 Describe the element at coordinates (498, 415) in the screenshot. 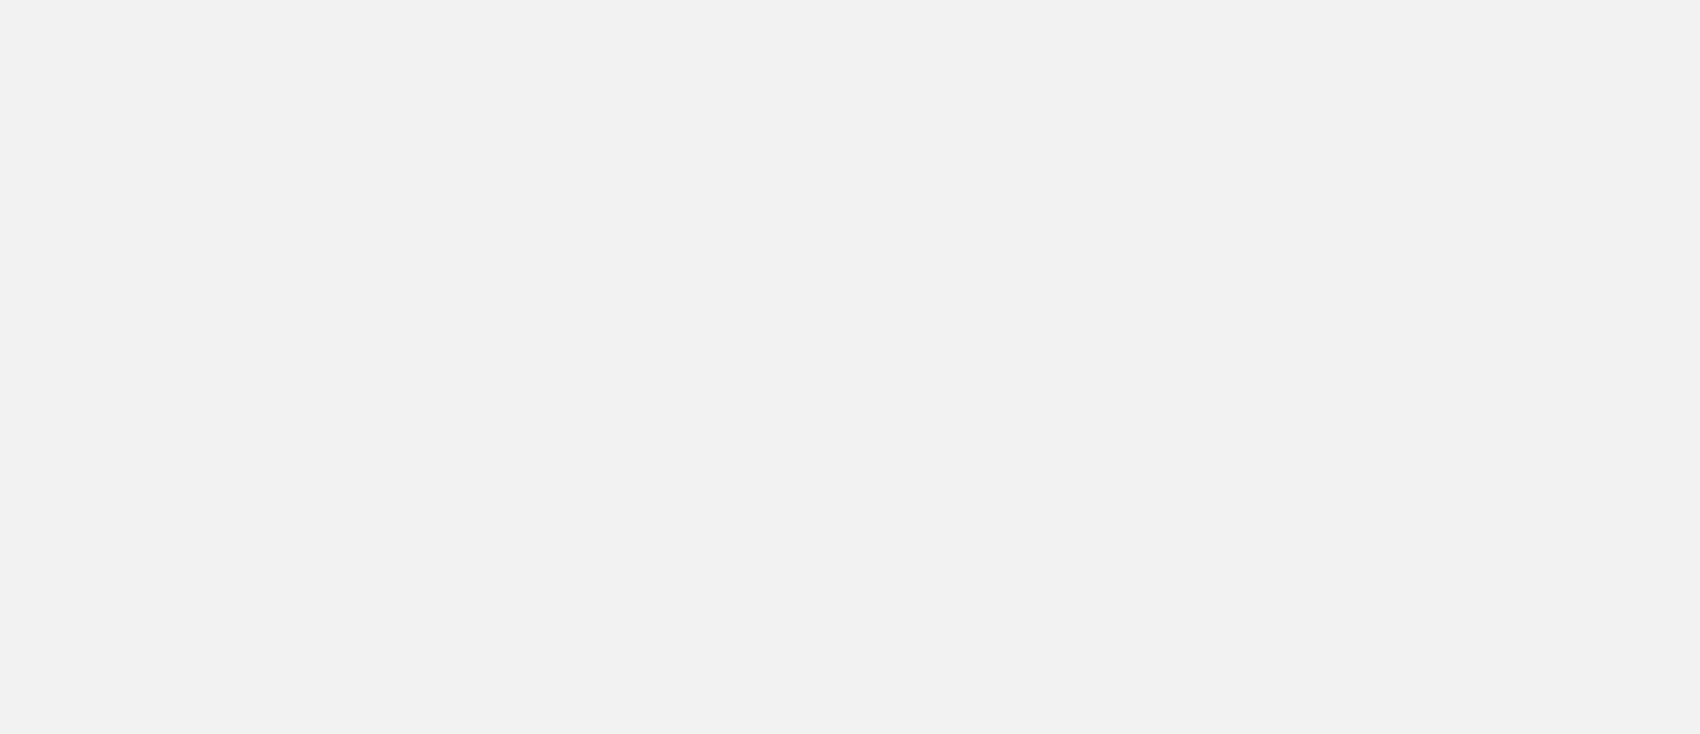

I see `'Leave a reply'` at that location.